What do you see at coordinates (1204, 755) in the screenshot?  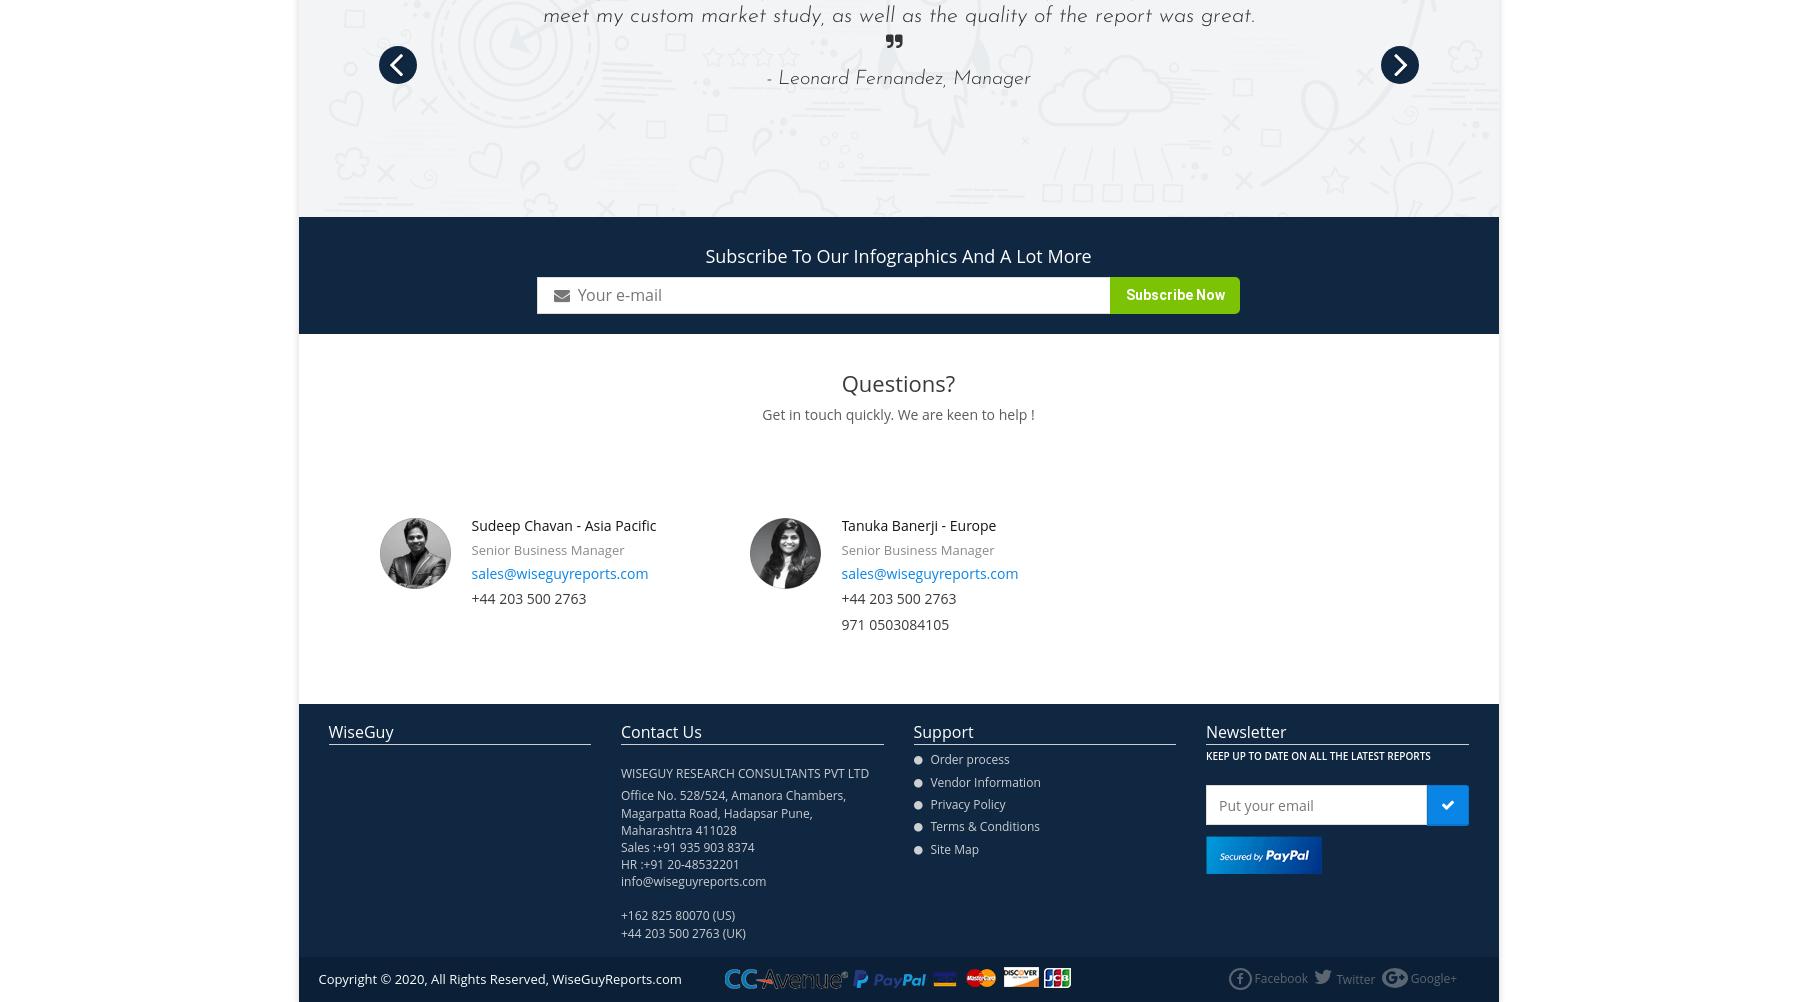 I see `'KEEP UP TO DATE ON ALL THE LATEST REPORTS'` at bounding box center [1204, 755].